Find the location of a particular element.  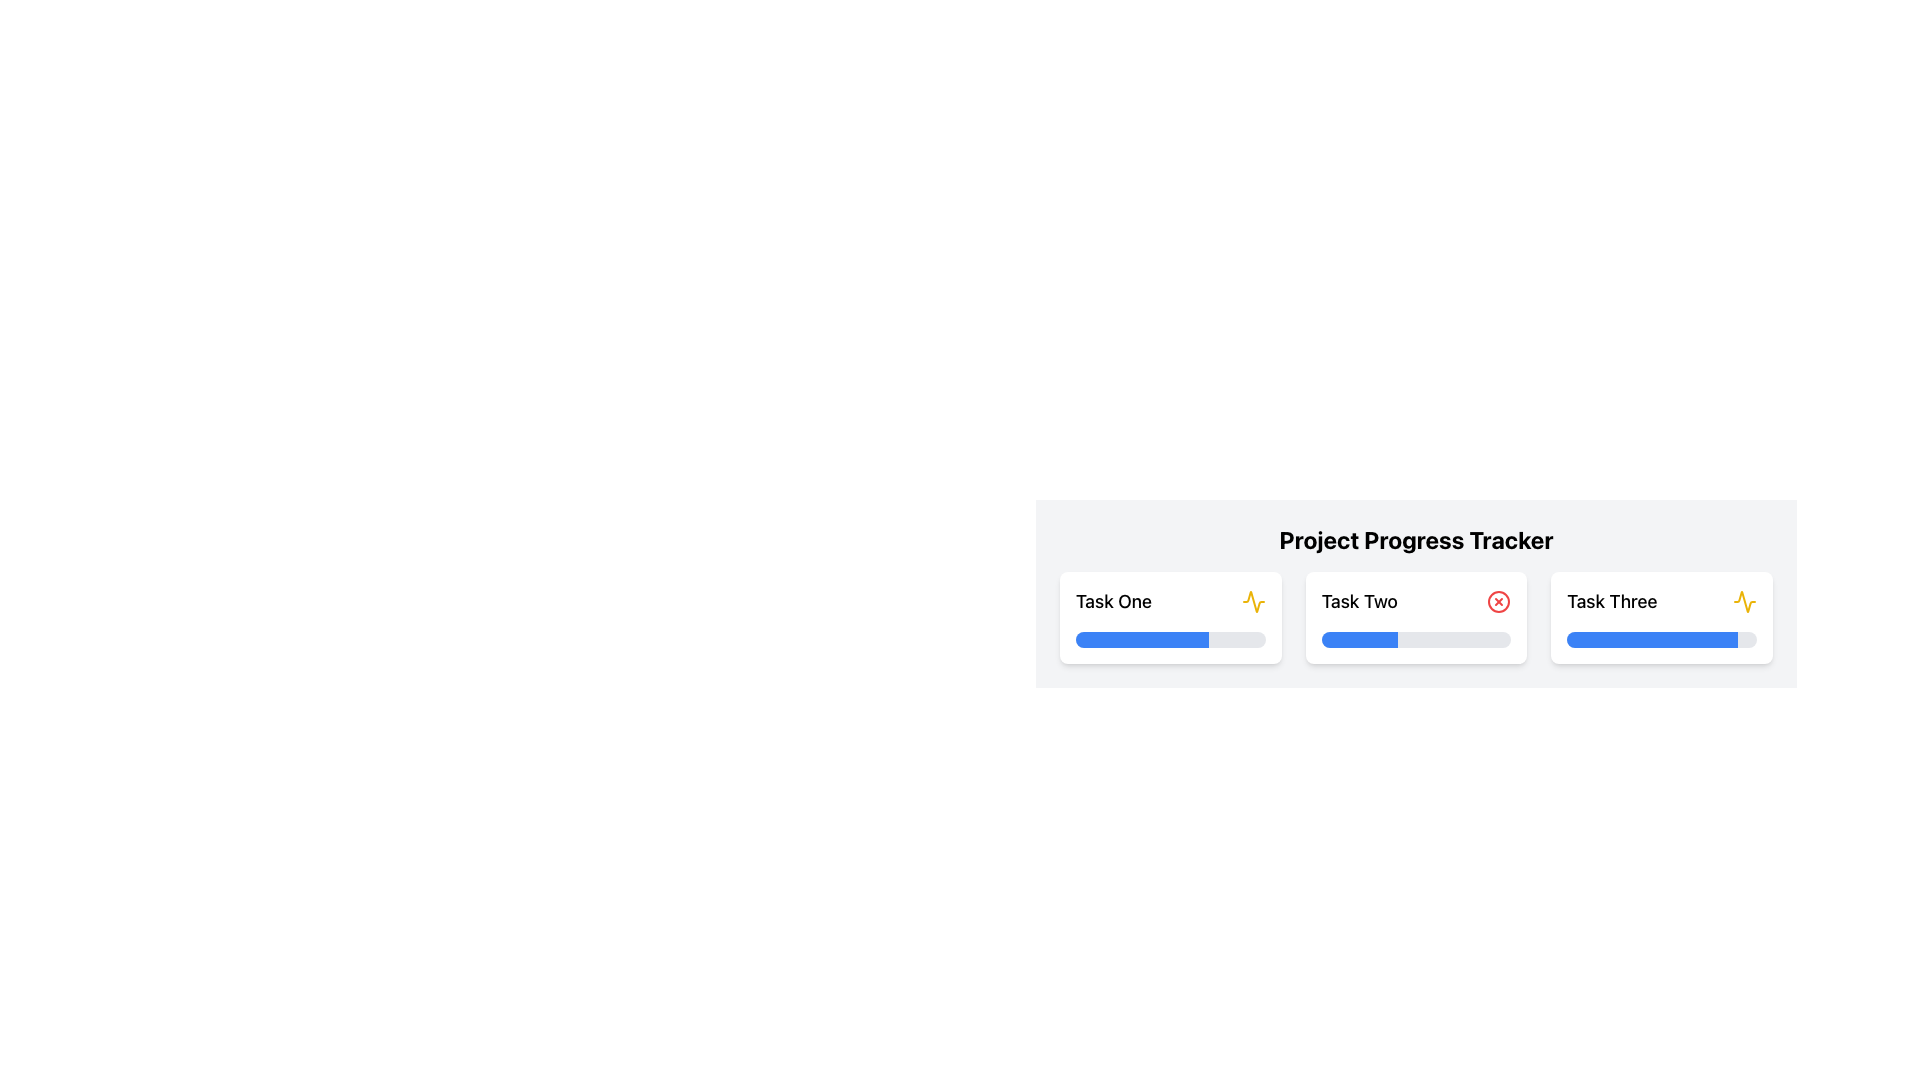

the Progress Bar located within the 'Task One' card, which visually represents the task completion percentage is located at coordinates (1170, 640).